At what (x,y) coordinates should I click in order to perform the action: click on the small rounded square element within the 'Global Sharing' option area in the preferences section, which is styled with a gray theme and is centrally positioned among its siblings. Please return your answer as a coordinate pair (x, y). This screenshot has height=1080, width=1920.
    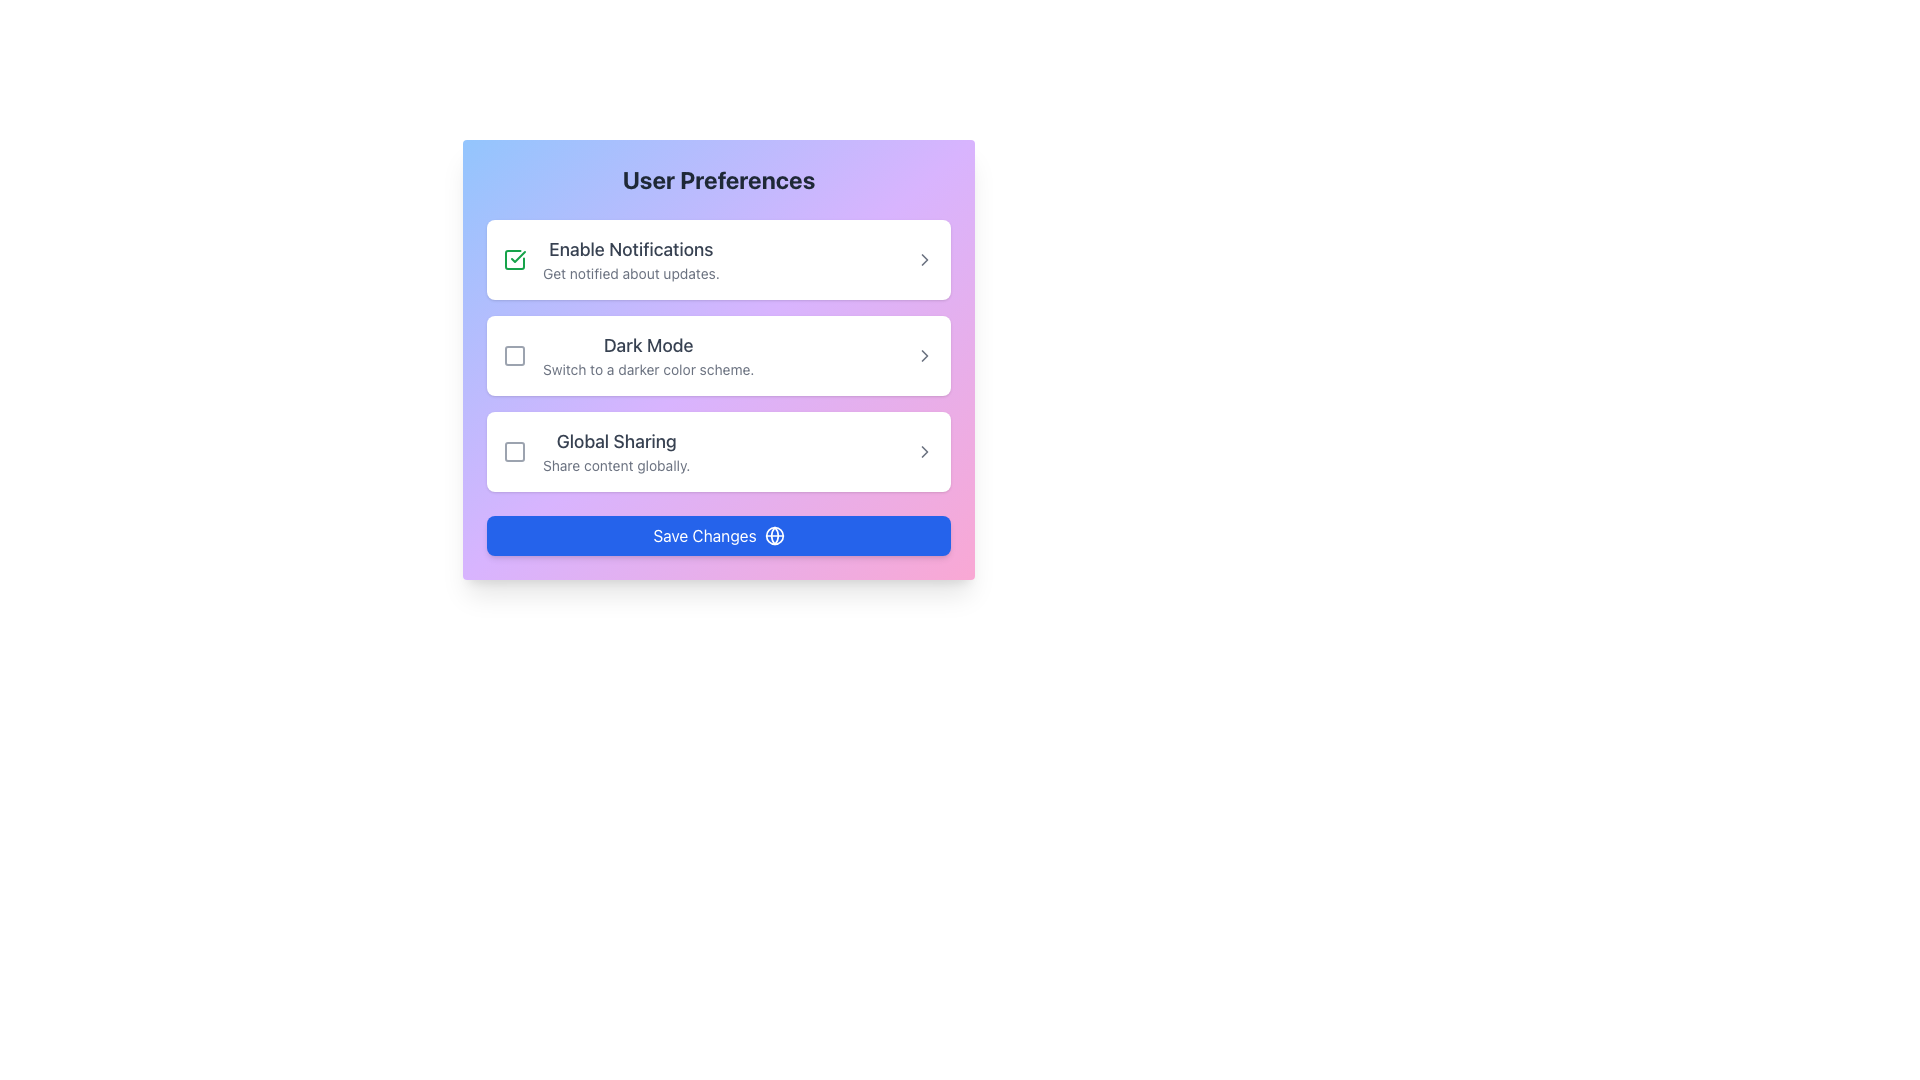
    Looking at the image, I should click on (514, 451).